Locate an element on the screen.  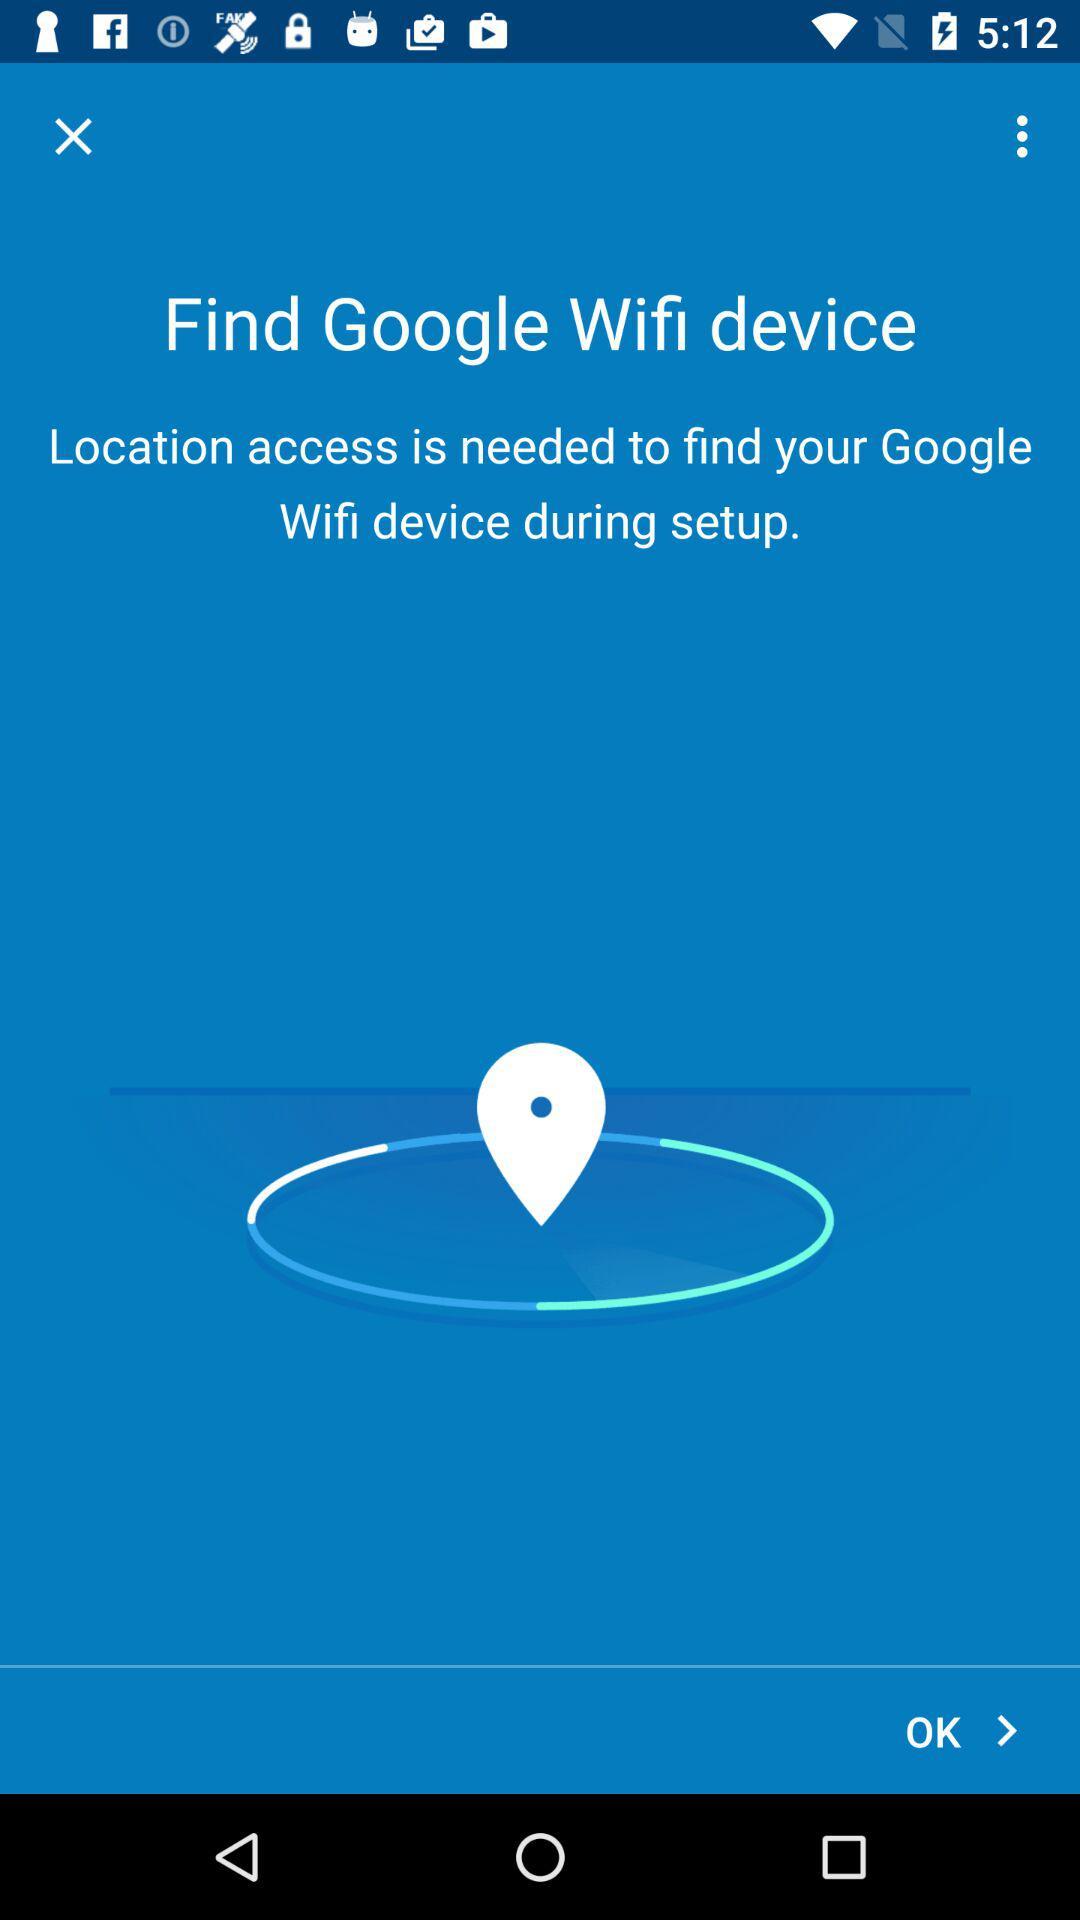
ok icon is located at coordinates (963, 1730).